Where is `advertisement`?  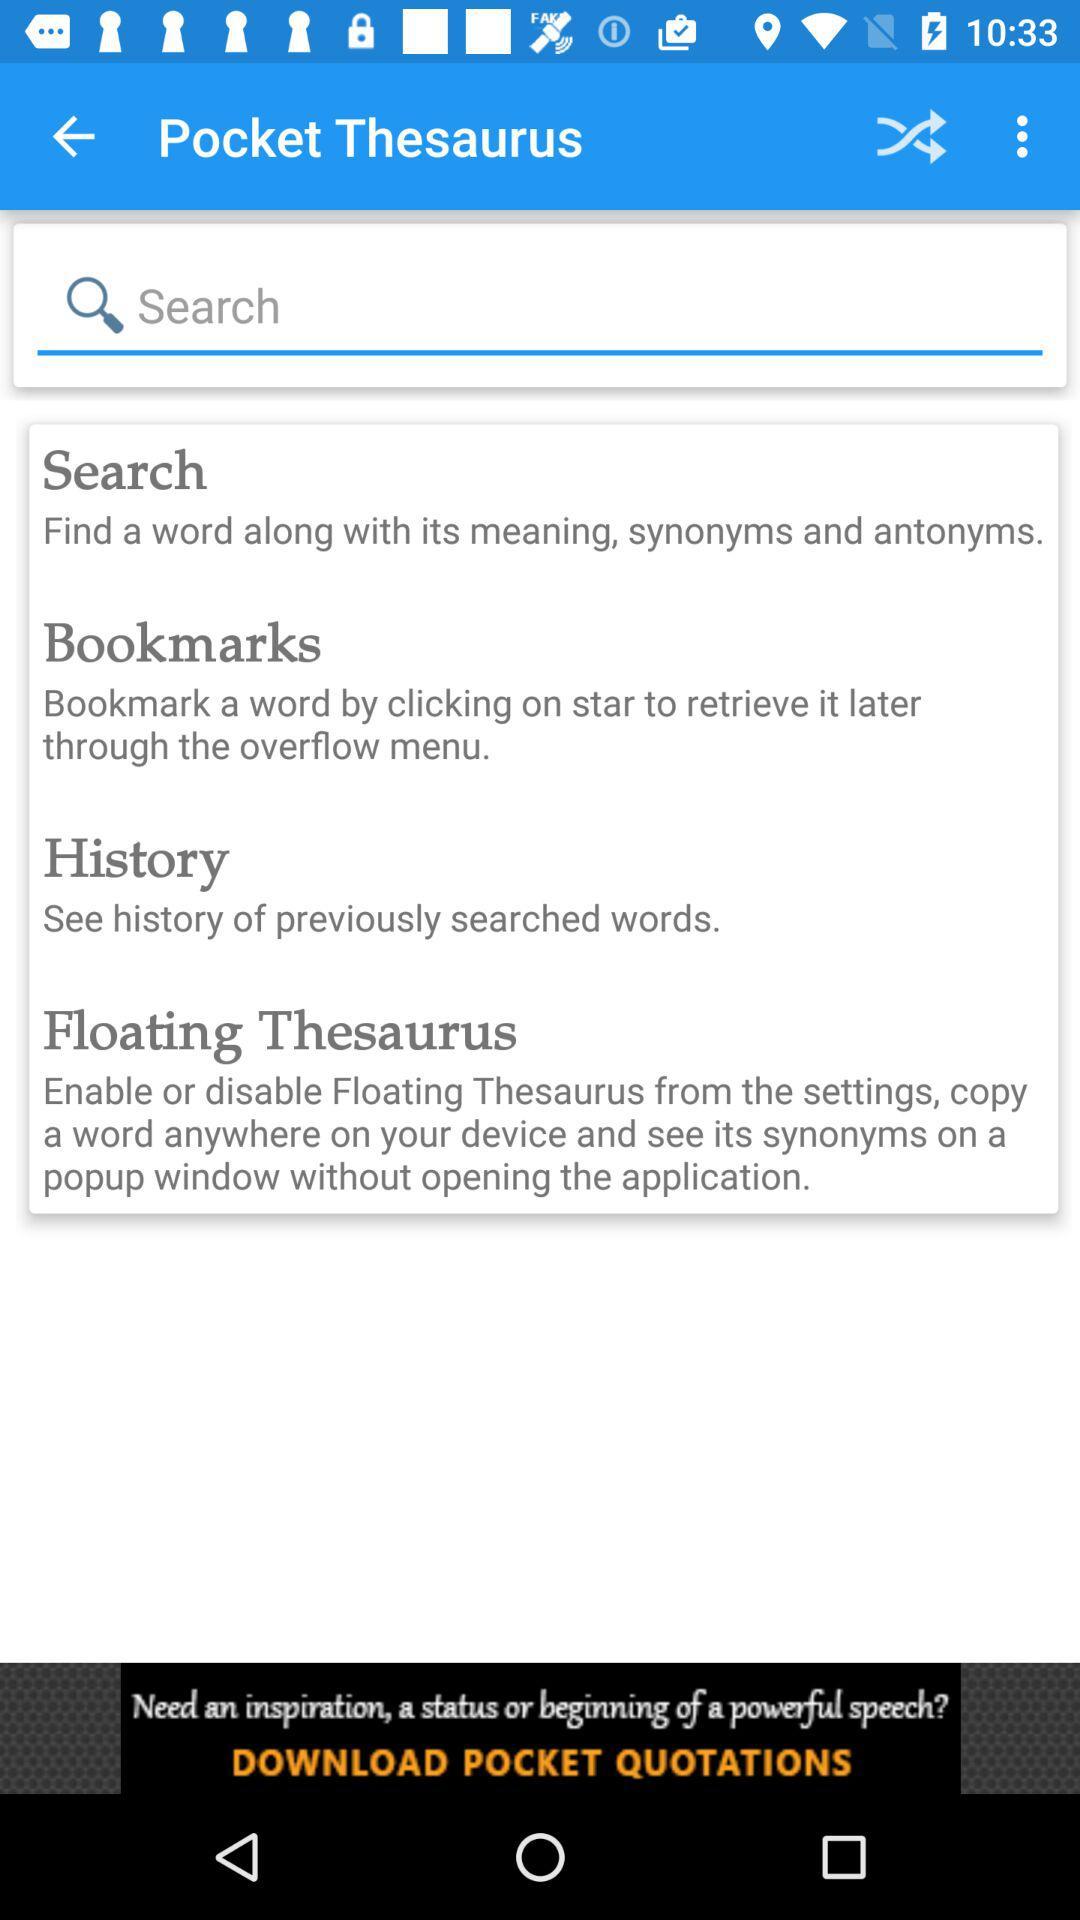
advertisement is located at coordinates (540, 1727).